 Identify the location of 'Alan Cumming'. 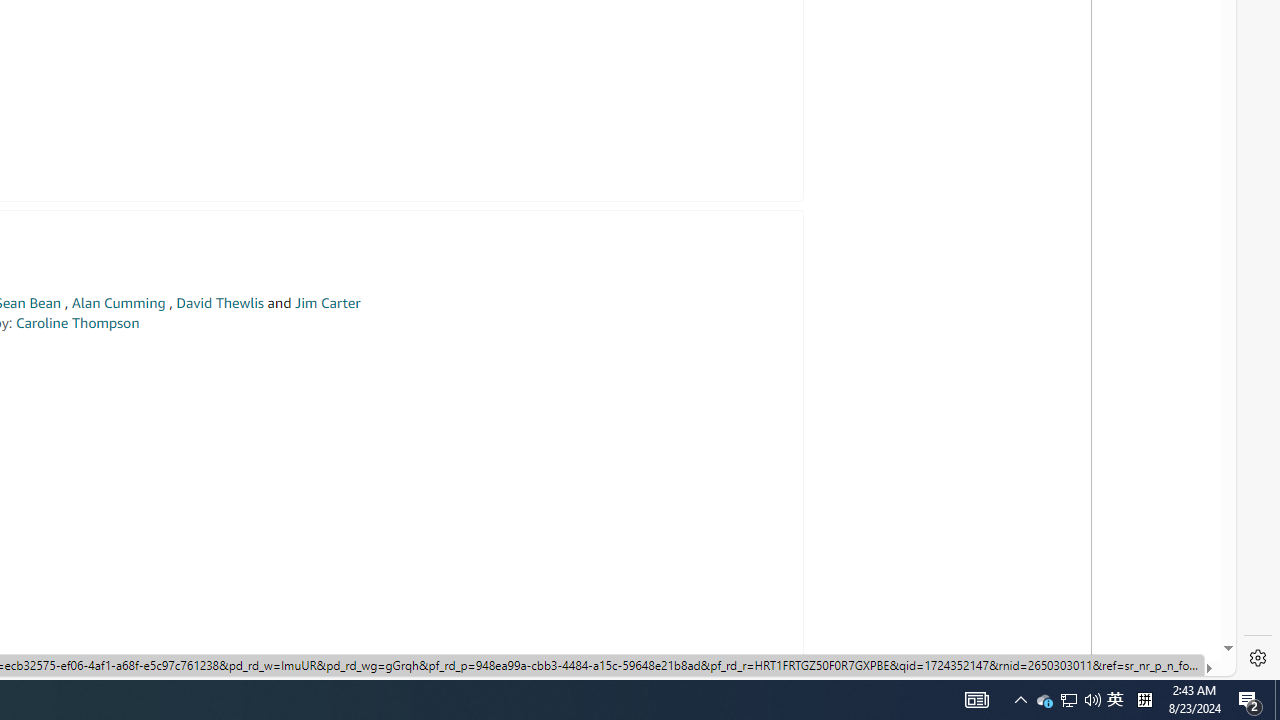
(117, 303).